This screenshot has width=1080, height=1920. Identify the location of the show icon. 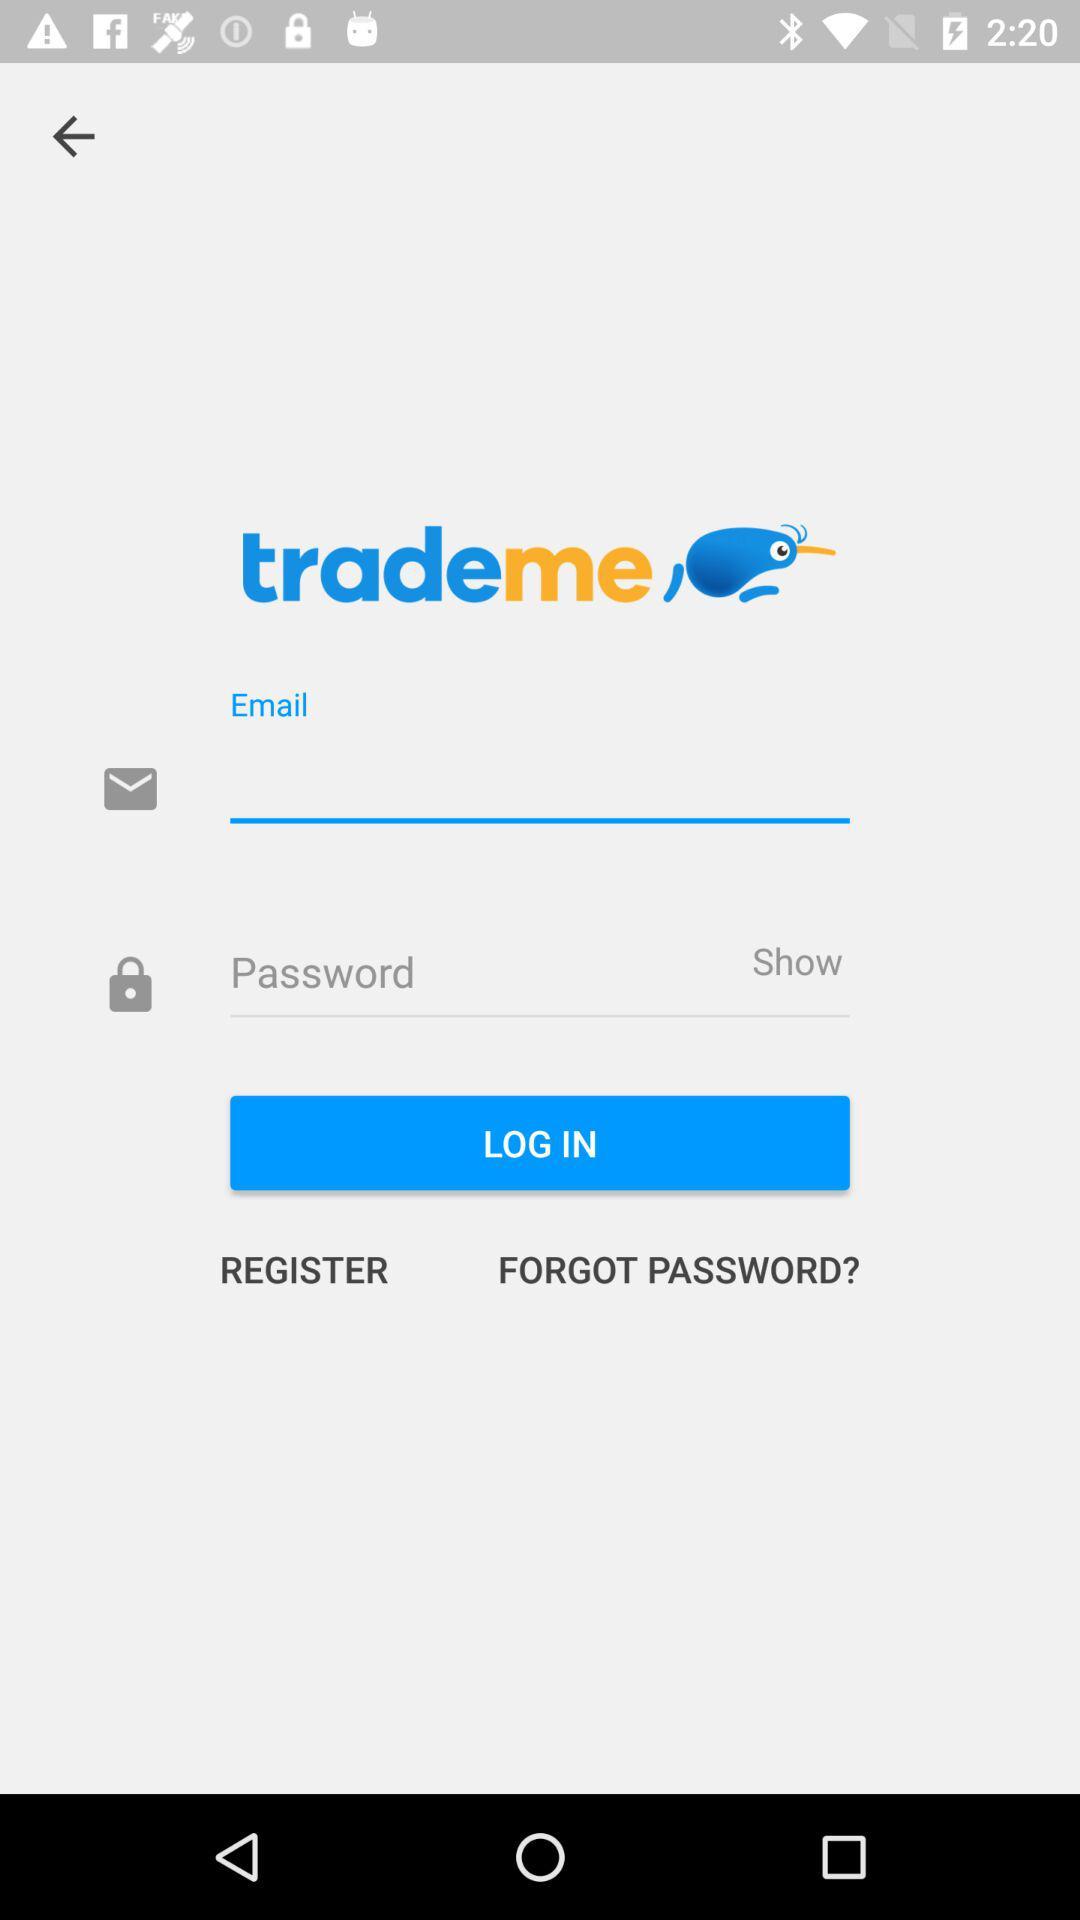
(796, 960).